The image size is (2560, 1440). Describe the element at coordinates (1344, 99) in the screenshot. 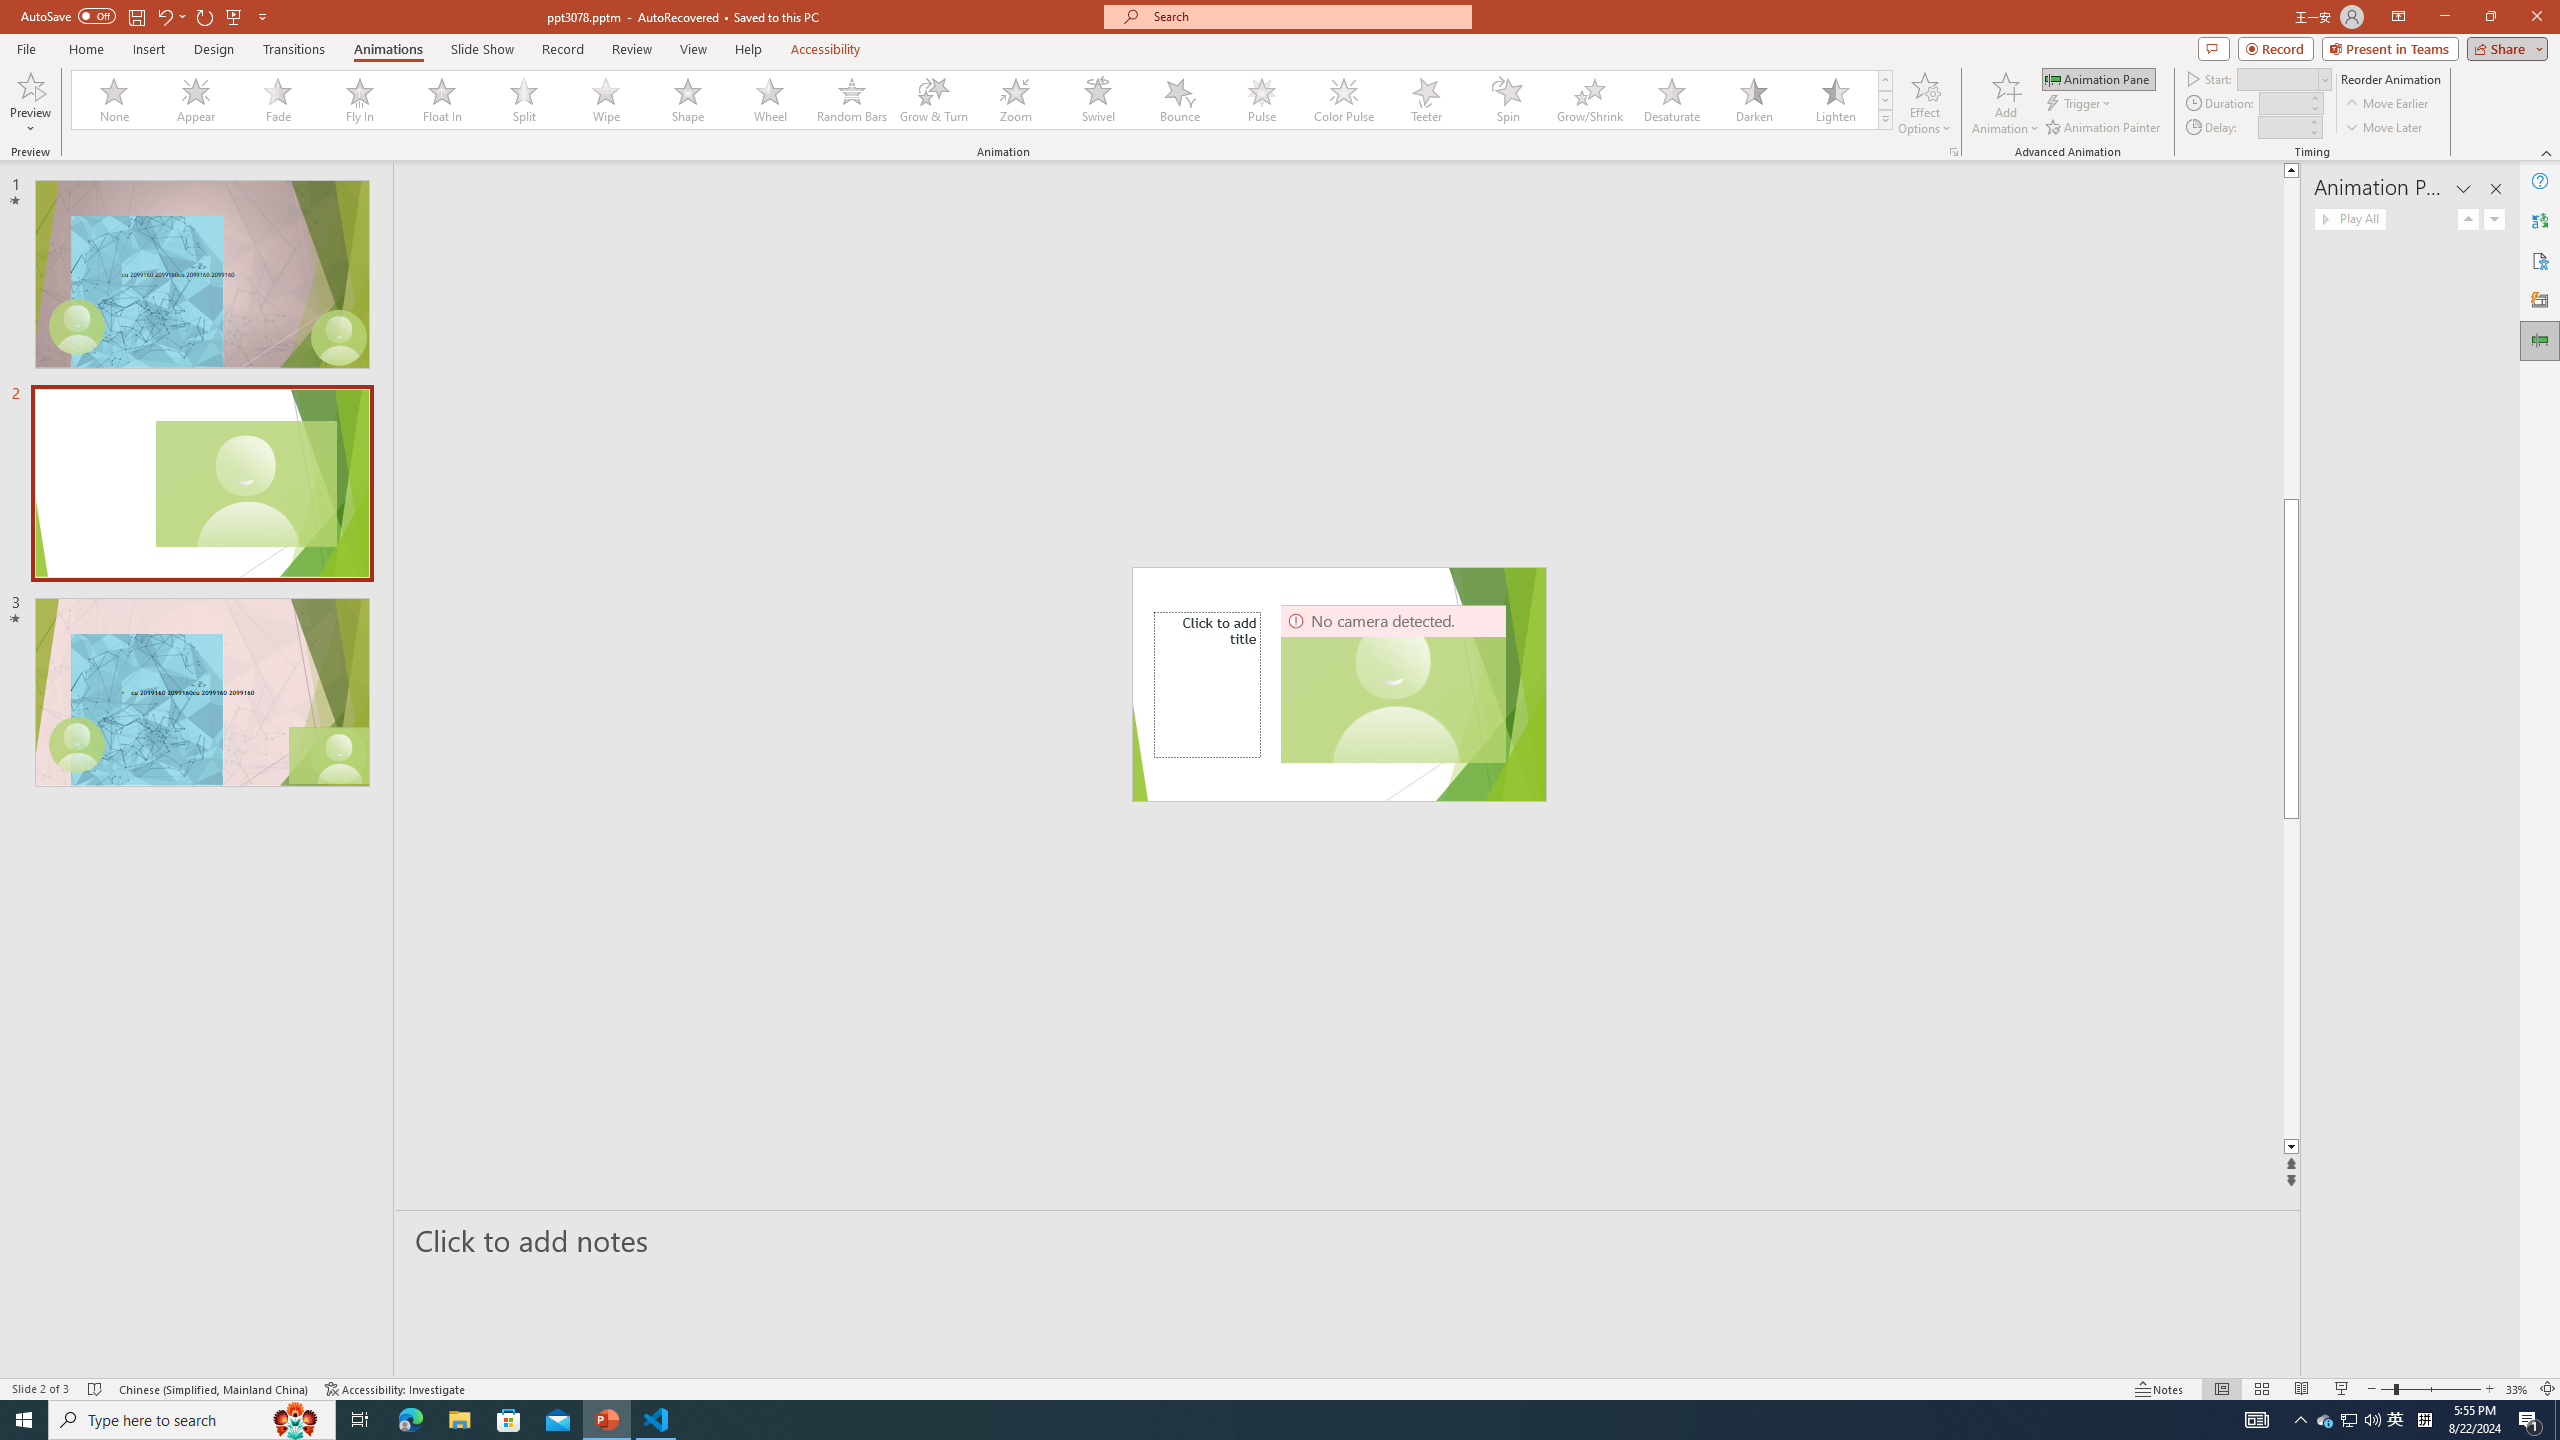

I see `'Color Pulse'` at that location.